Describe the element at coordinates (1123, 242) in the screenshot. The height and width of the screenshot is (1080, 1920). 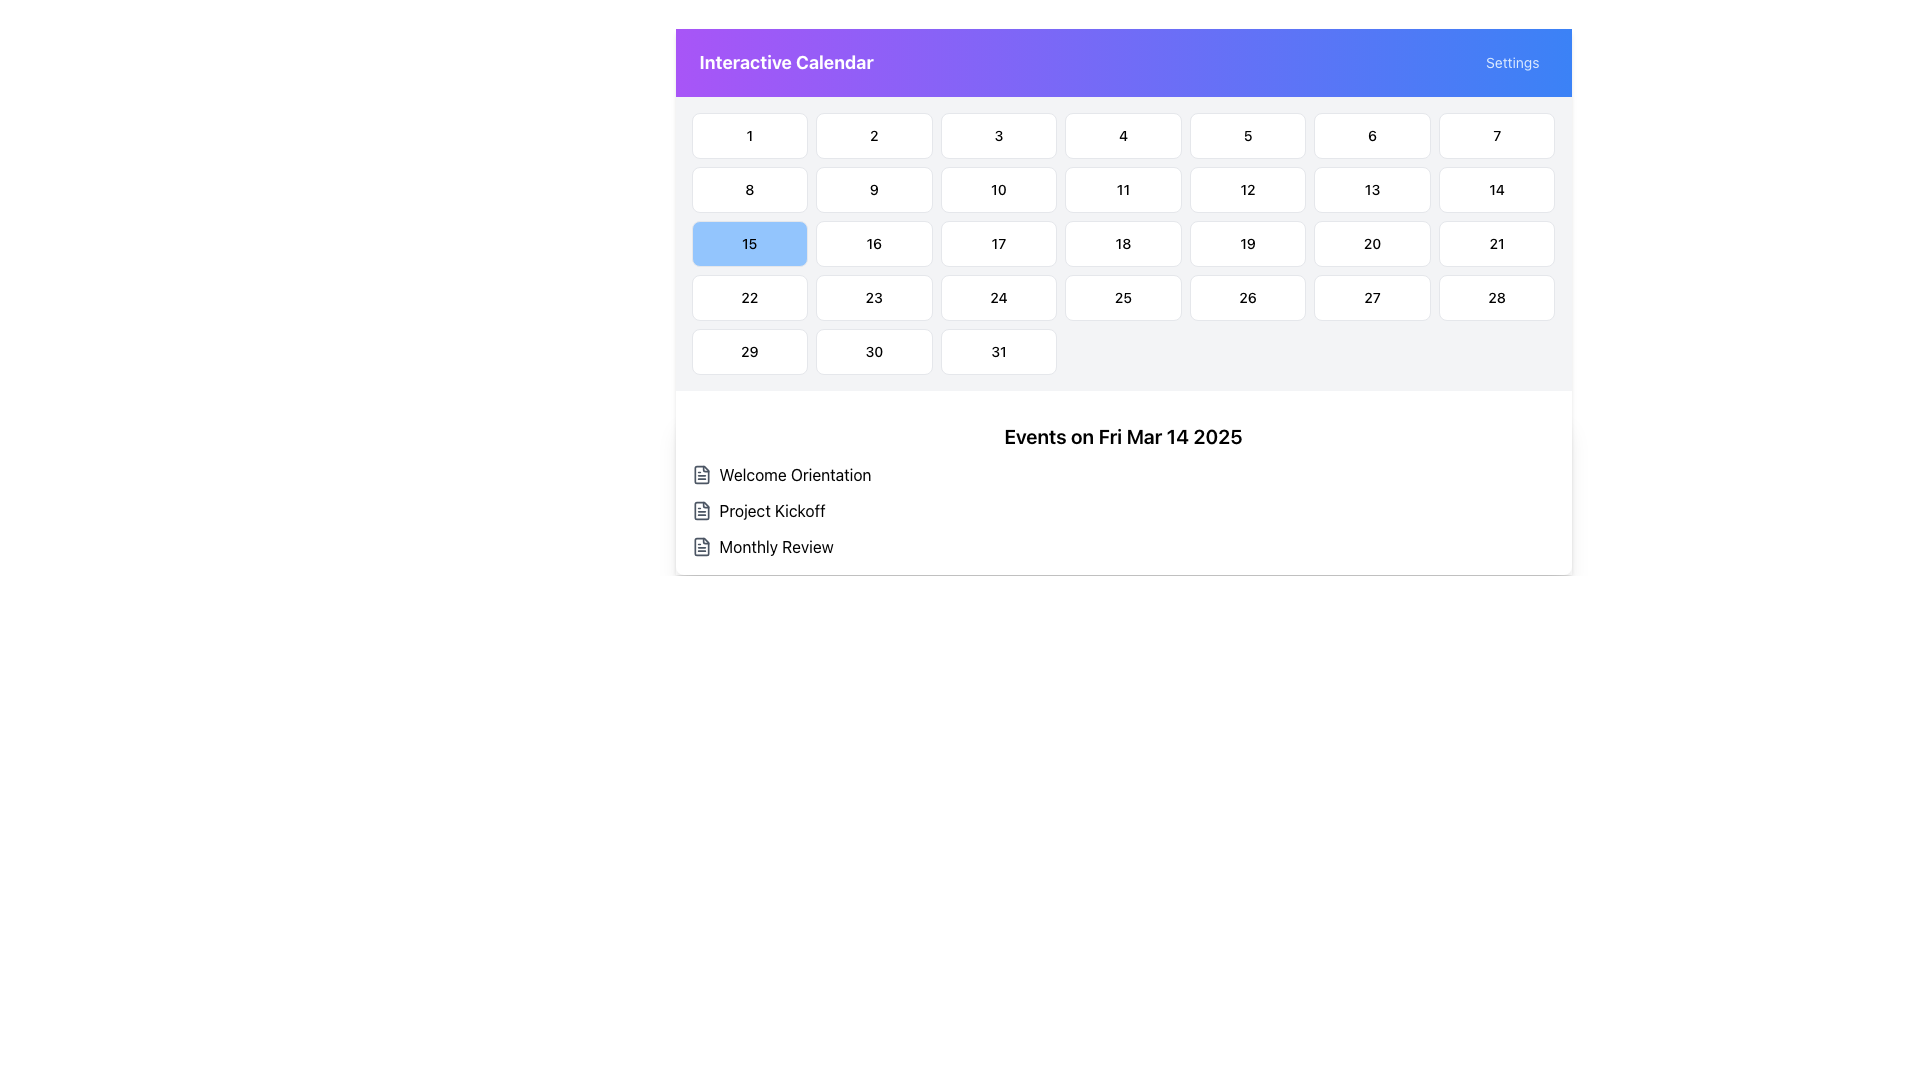
I see `the static text element displaying the number '18', located in the third row and sixth column of the calendar grid` at that location.